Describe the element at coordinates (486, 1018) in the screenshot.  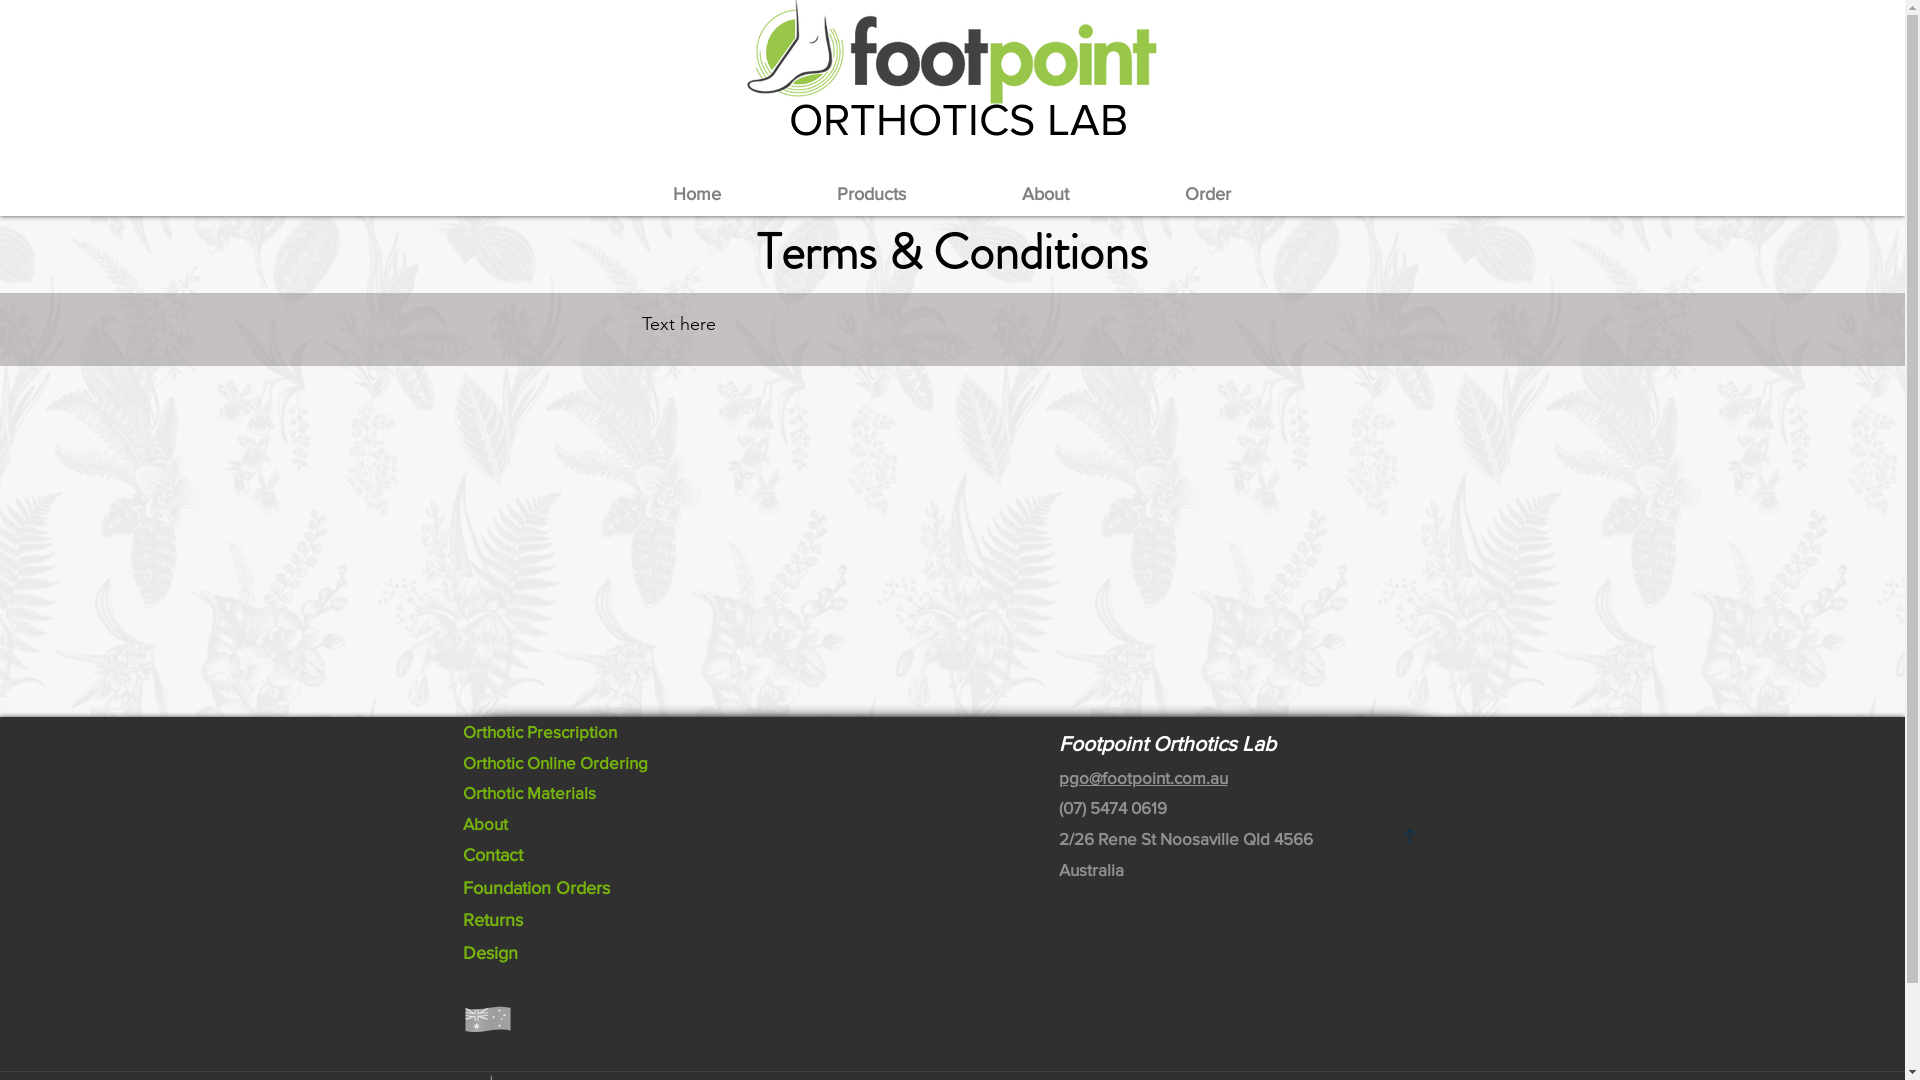
I see `'Footpoint is an Australian company.'` at that location.